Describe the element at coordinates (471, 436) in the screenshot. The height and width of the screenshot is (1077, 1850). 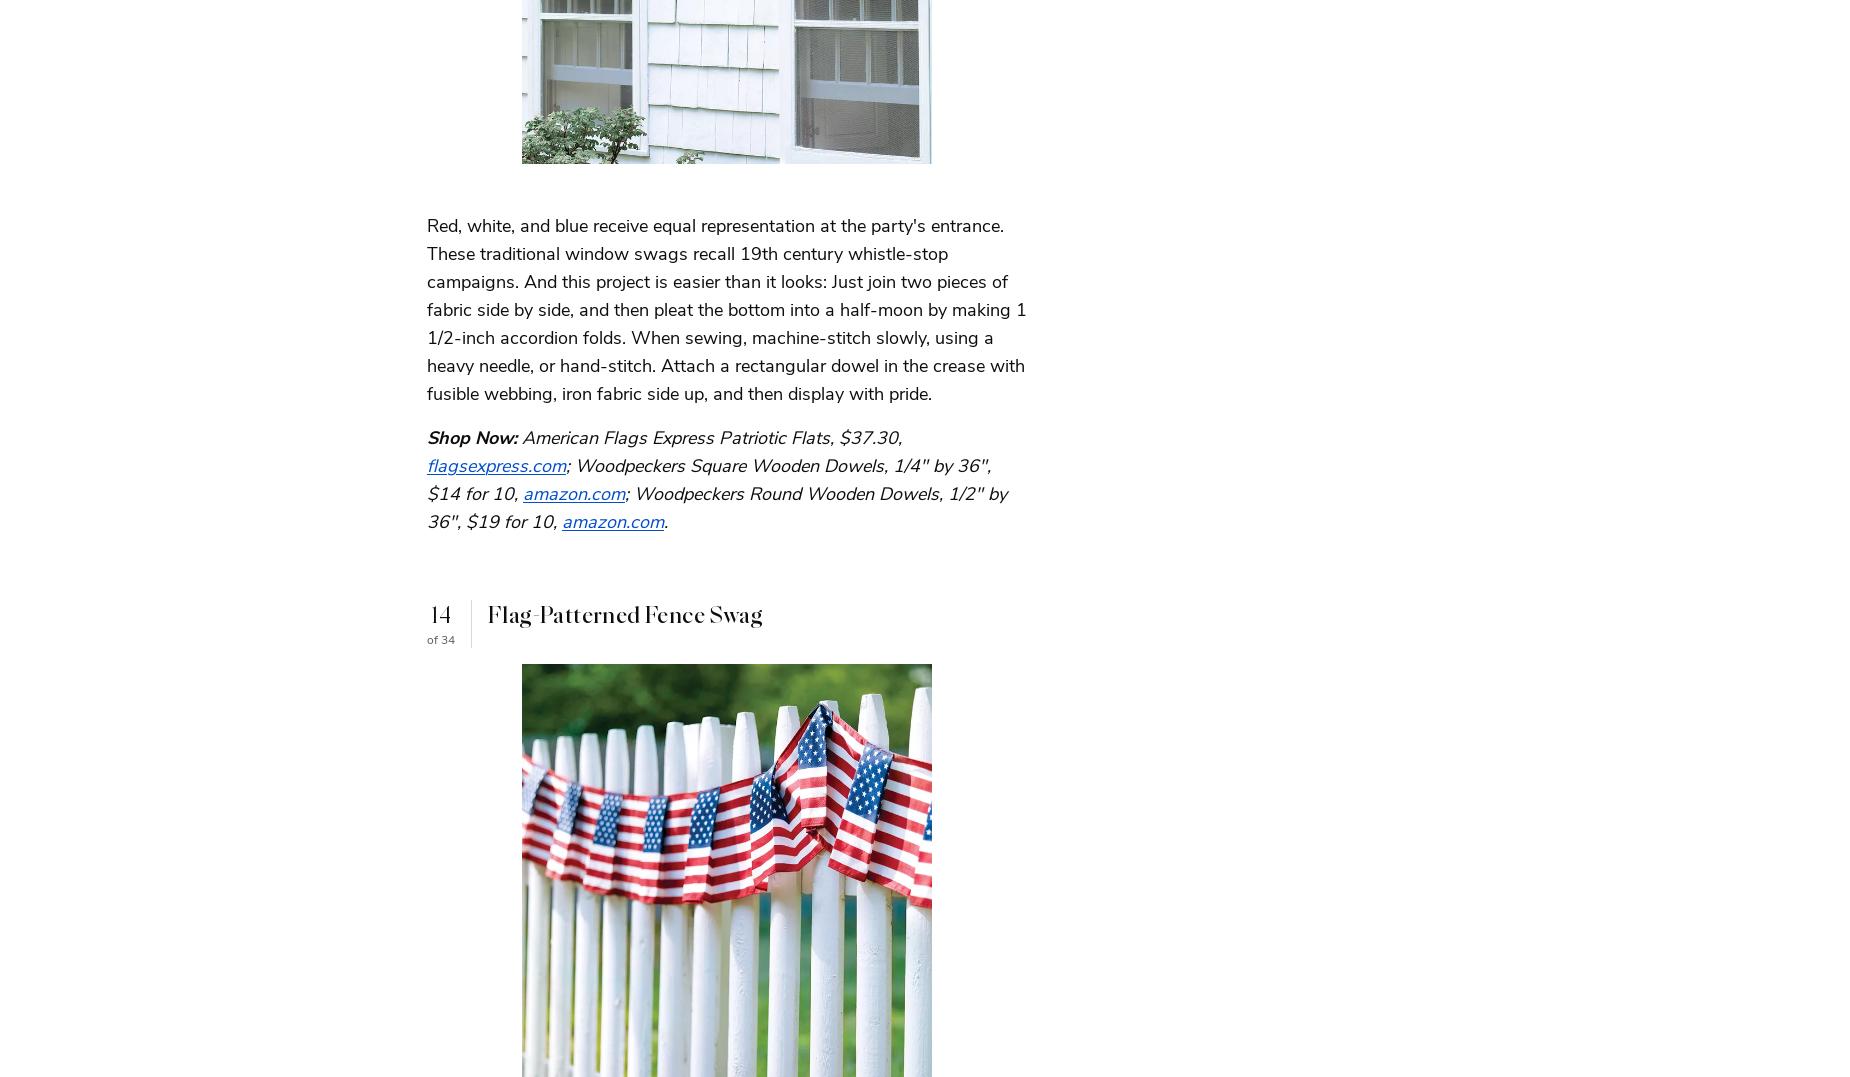
I see `'Shop Now:'` at that location.